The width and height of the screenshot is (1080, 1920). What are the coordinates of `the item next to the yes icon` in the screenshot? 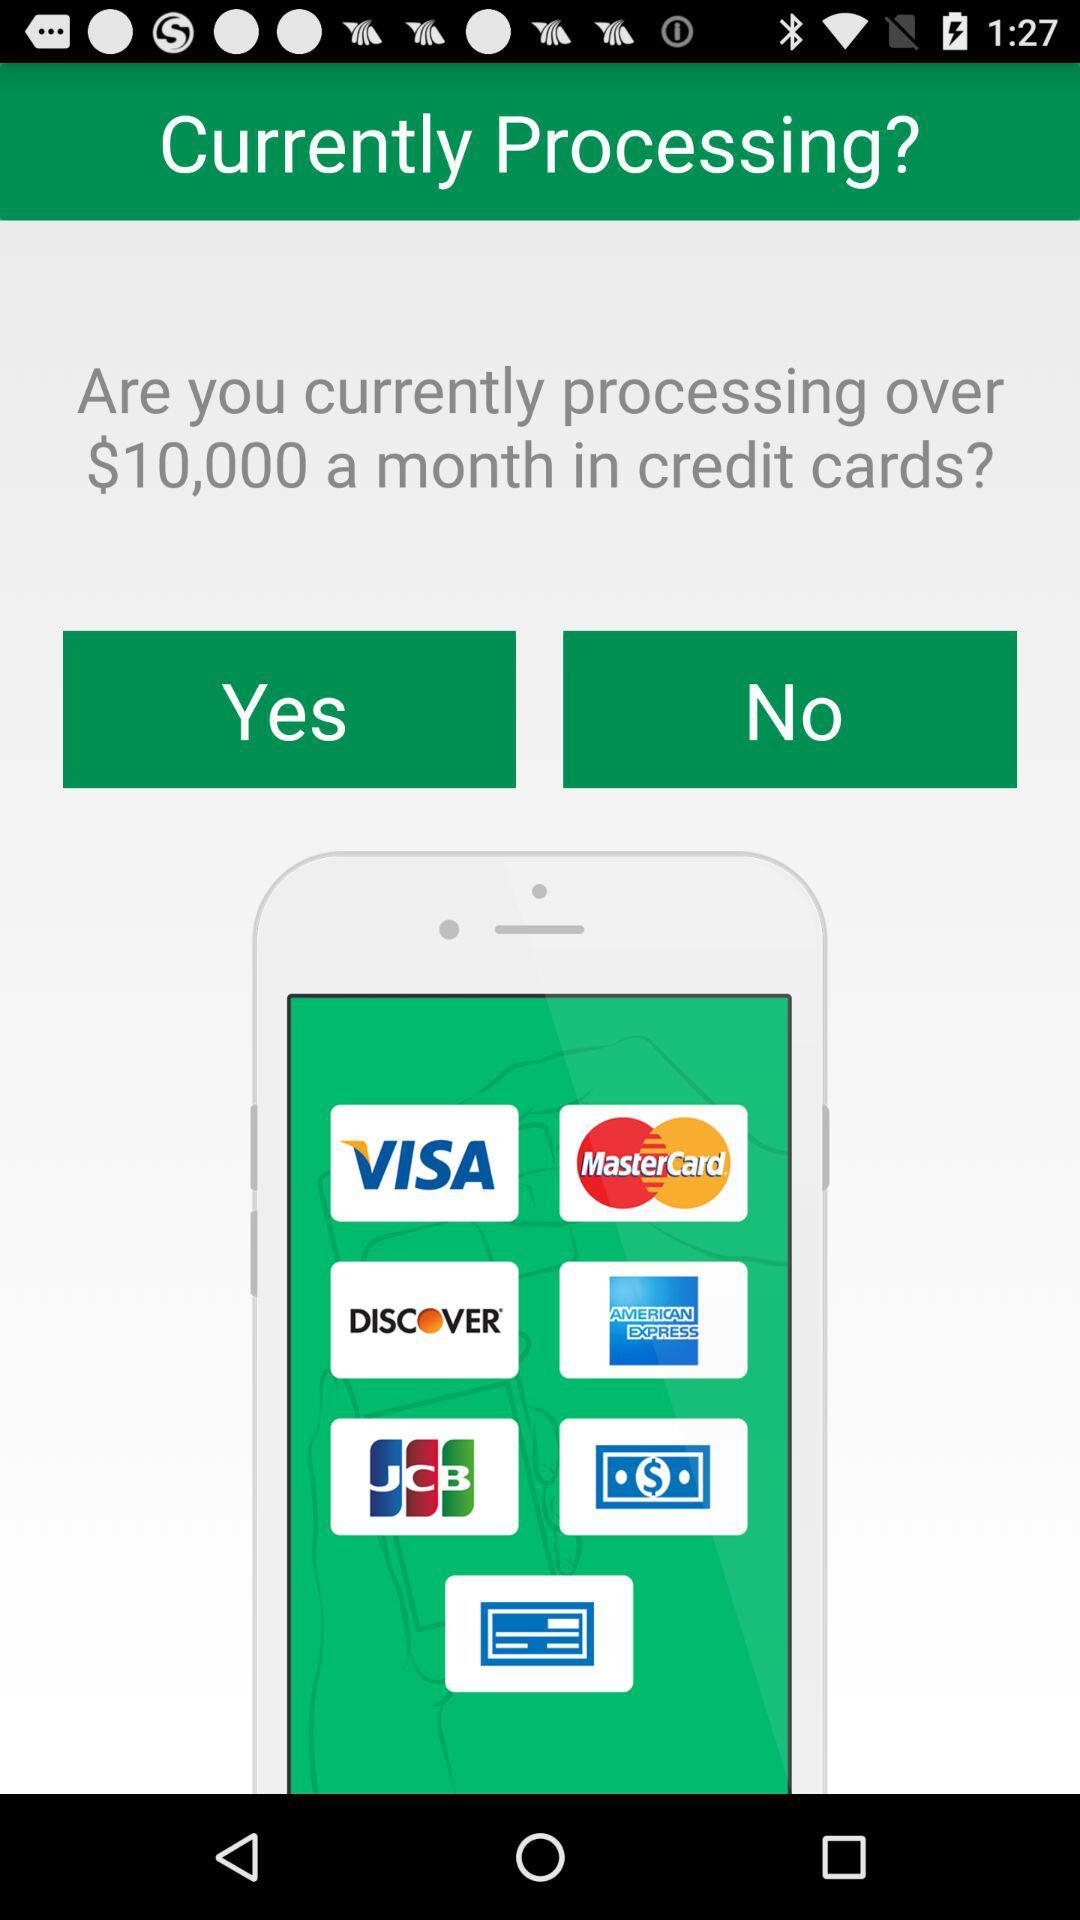 It's located at (789, 709).